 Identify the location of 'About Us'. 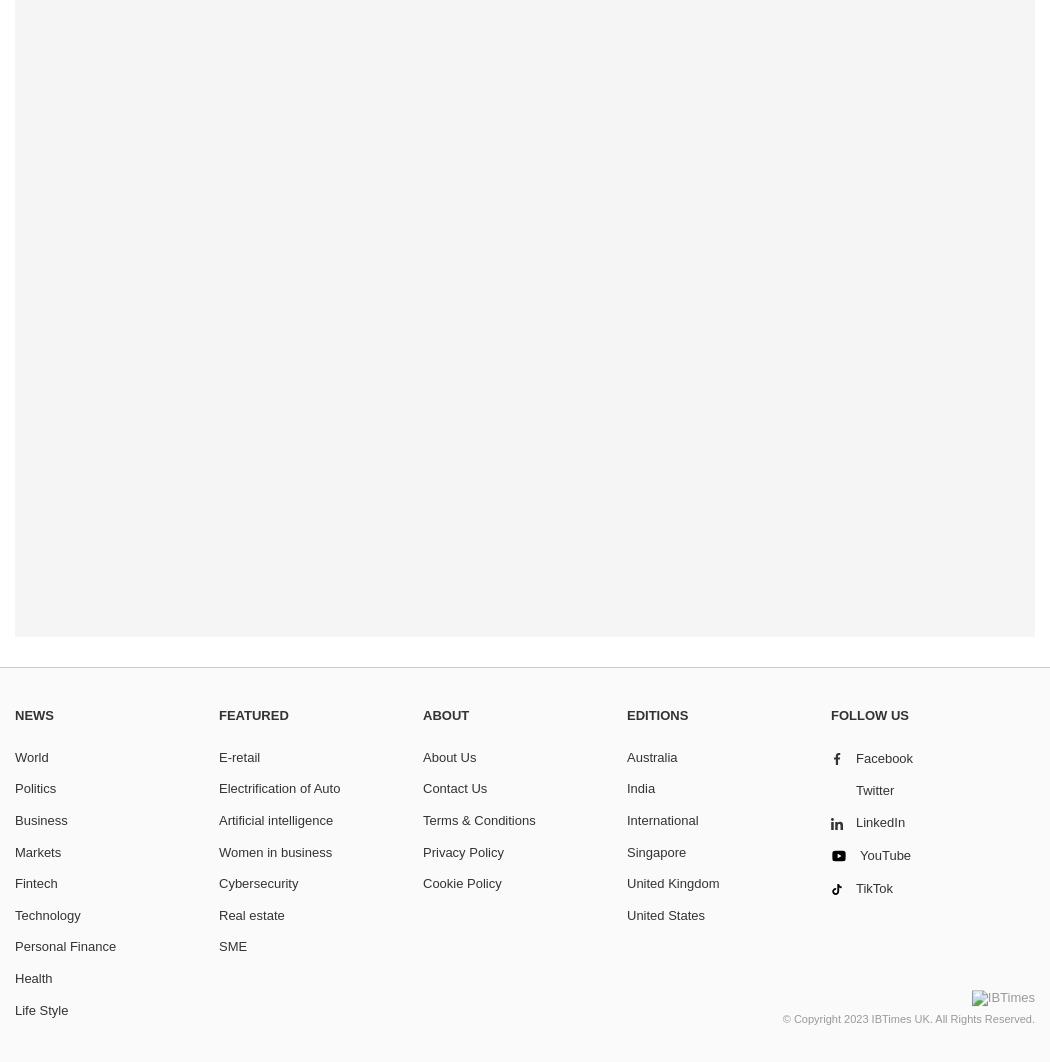
(448, 756).